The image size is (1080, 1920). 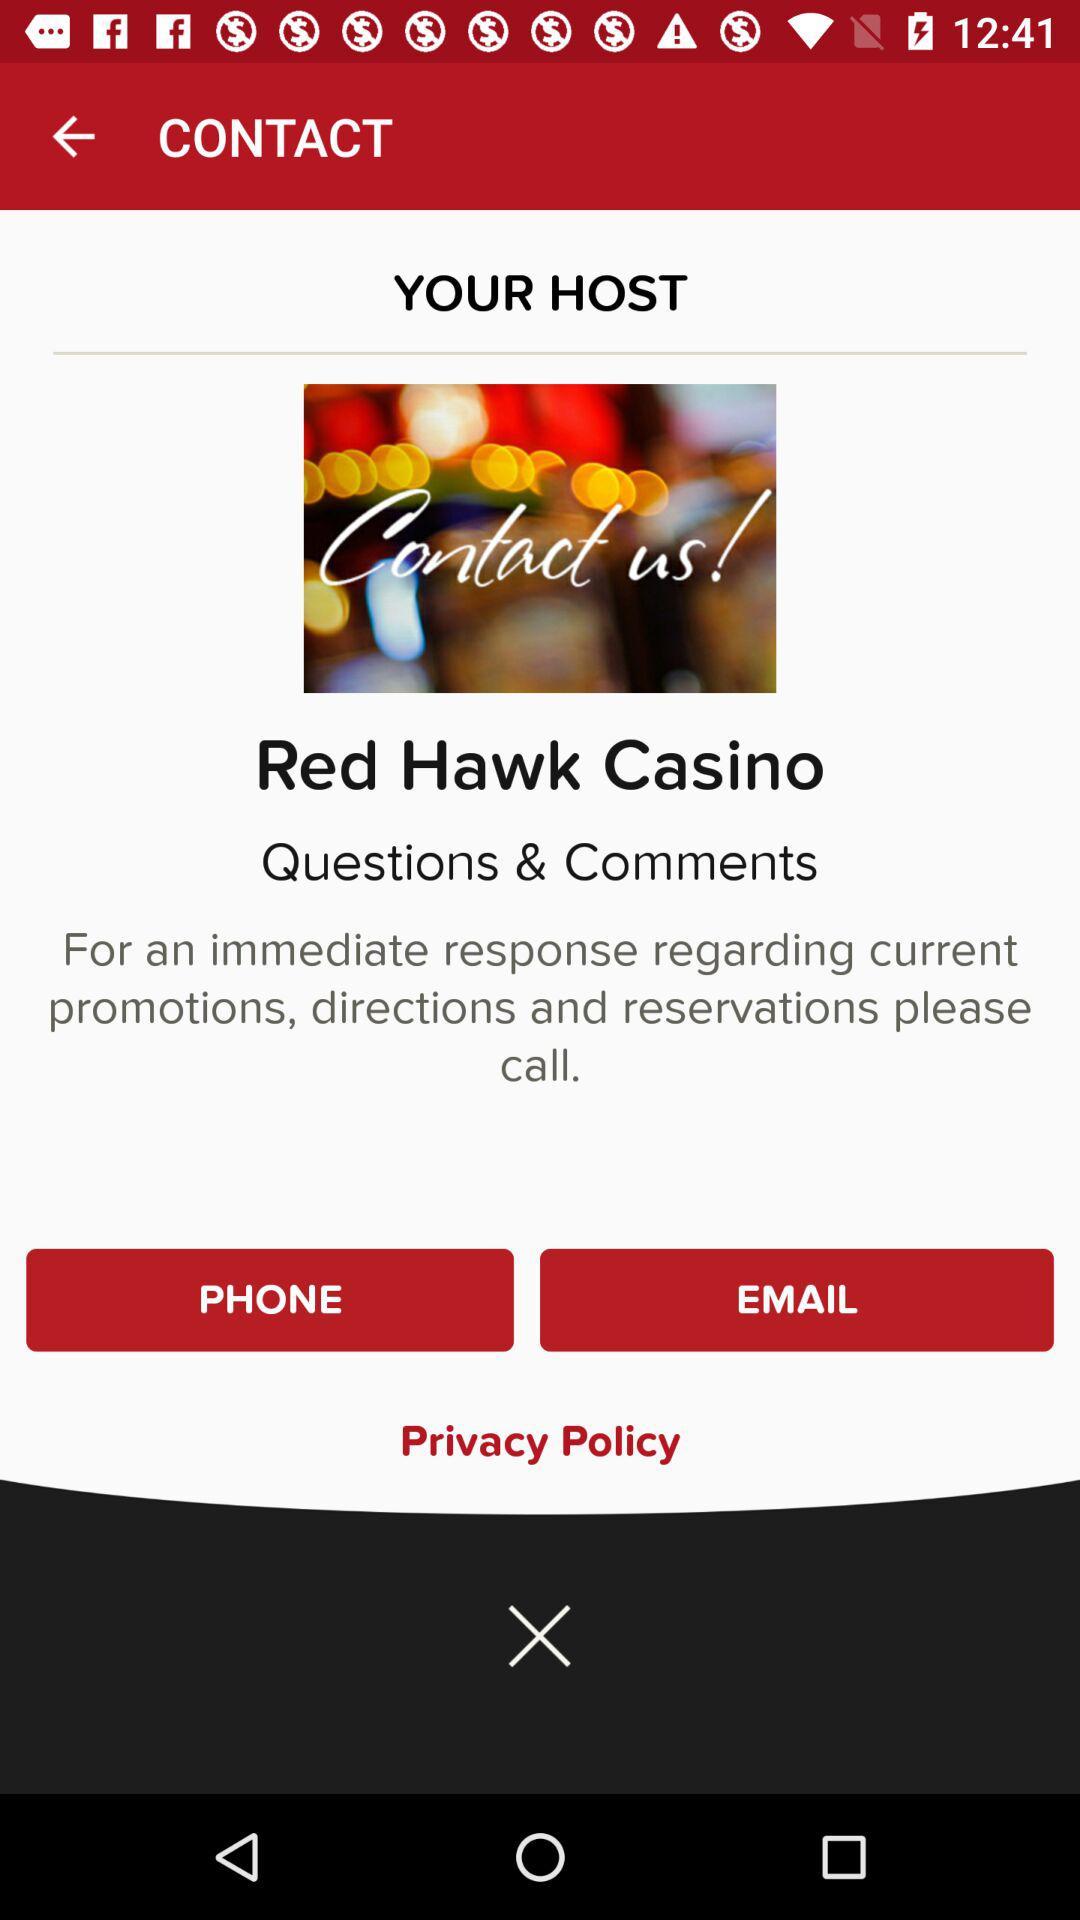 I want to click on item below the for an immediate item, so click(x=270, y=1300).